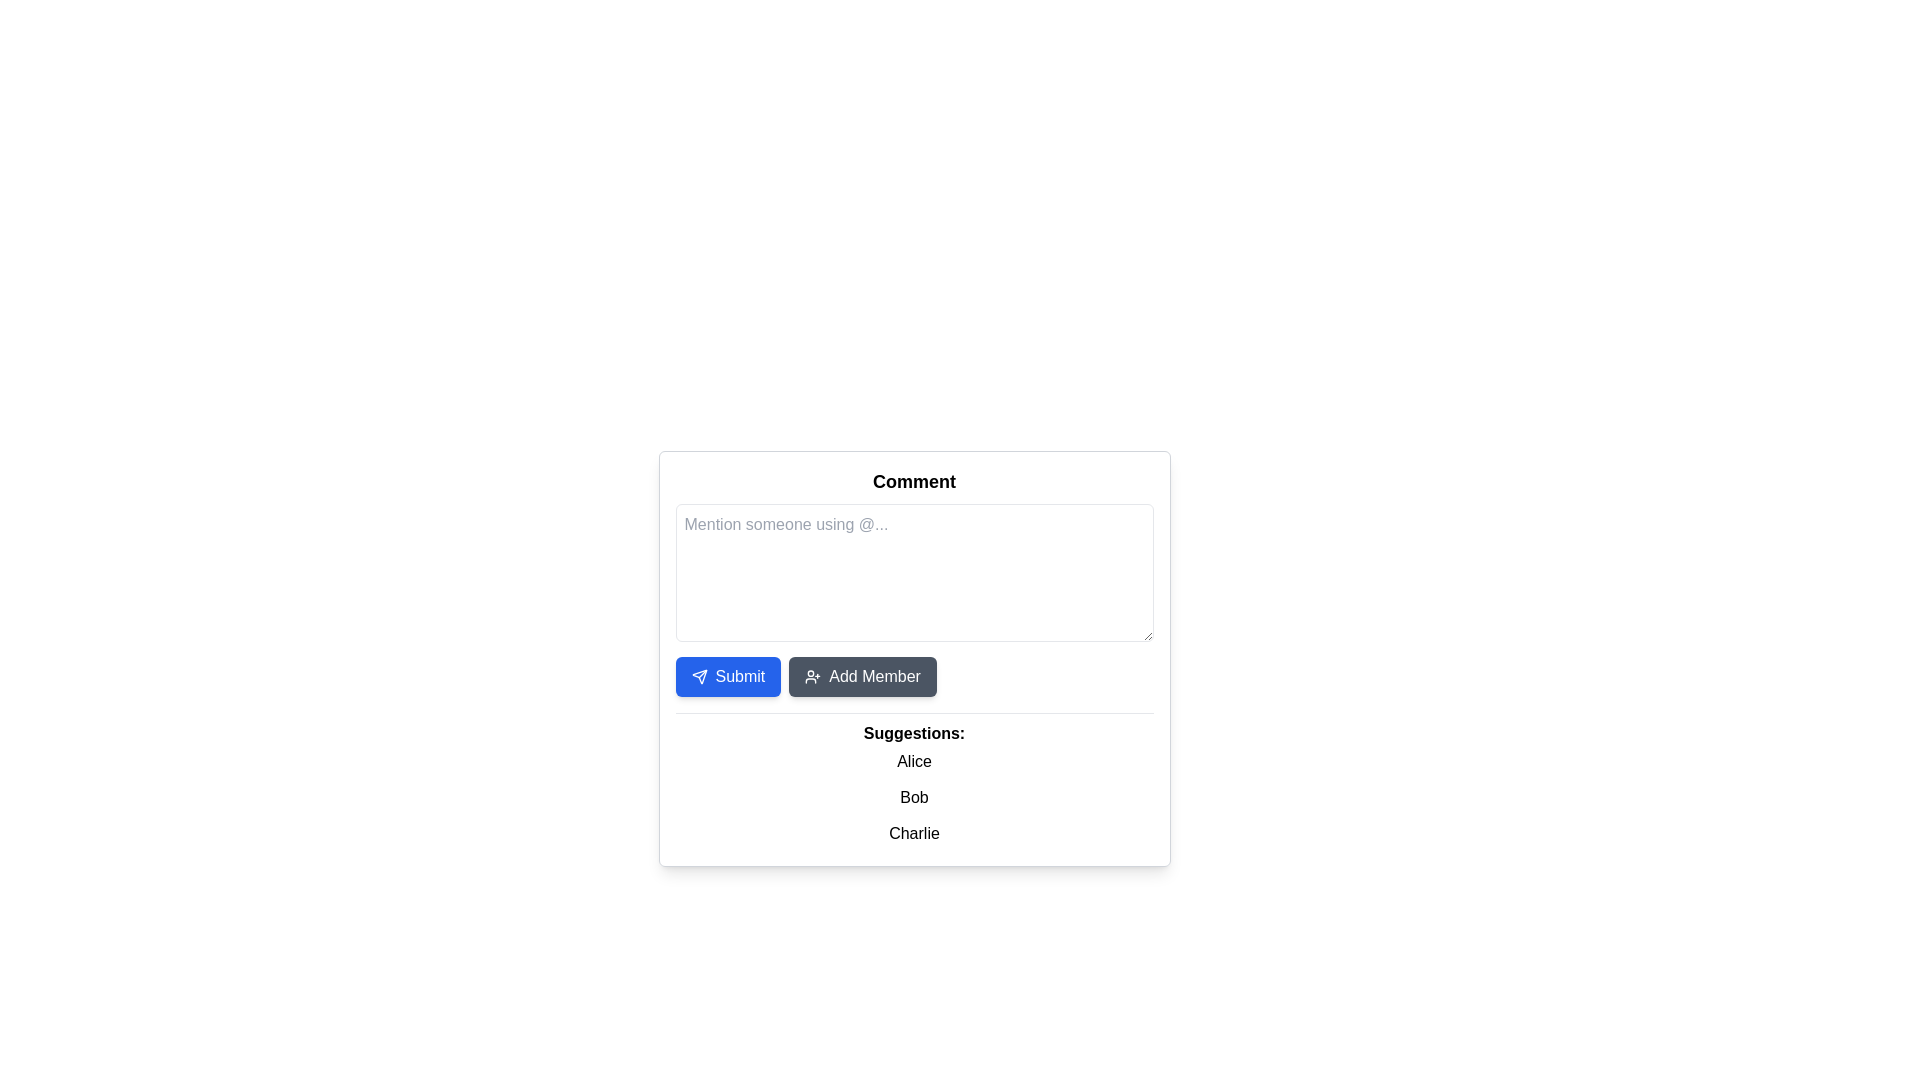  Describe the element at coordinates (727, 676) in the screenshot. I see `the button designed to send or submit the input from the text box labeled 'Comment', which is the first button in a horizontal arrangement of controls` at that location.